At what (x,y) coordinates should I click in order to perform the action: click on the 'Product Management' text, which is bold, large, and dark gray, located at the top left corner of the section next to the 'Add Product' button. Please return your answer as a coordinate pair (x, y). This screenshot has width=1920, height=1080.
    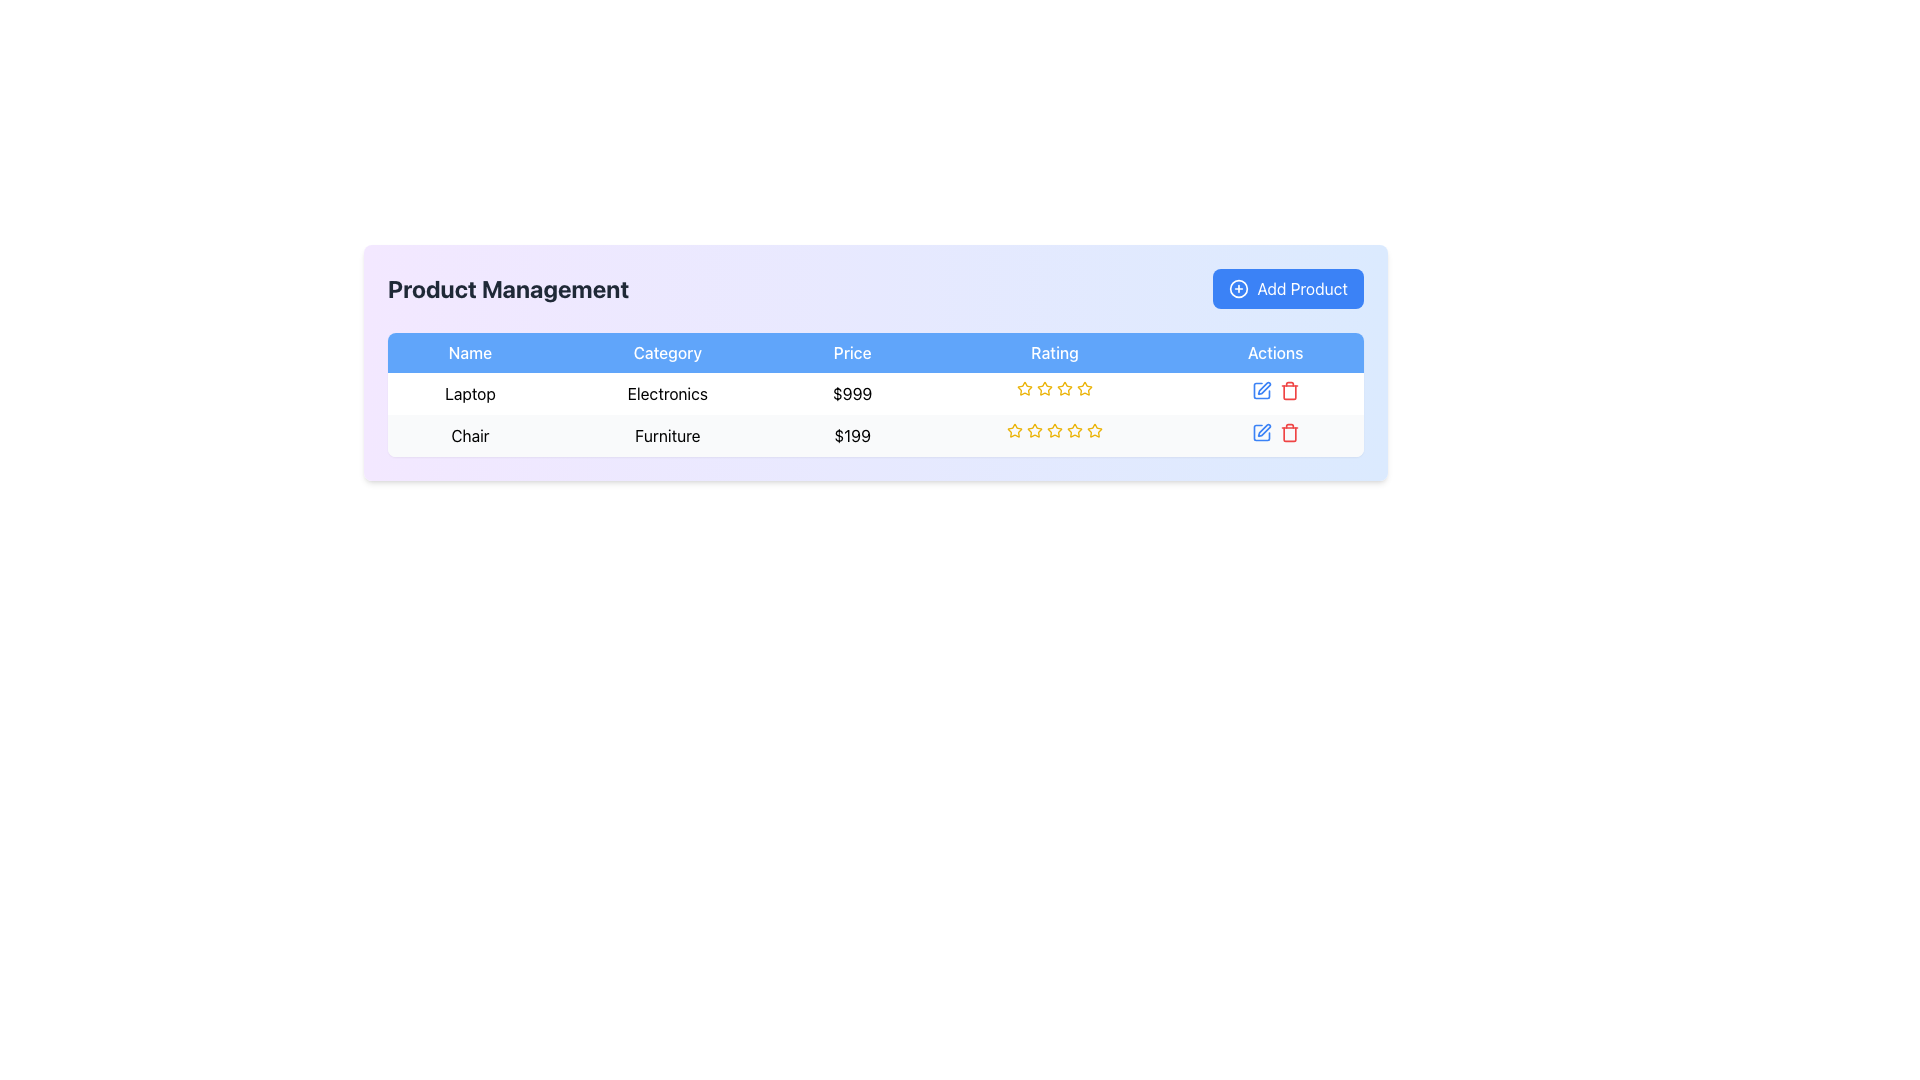
    Looking at the image, I should click on (508, 289).